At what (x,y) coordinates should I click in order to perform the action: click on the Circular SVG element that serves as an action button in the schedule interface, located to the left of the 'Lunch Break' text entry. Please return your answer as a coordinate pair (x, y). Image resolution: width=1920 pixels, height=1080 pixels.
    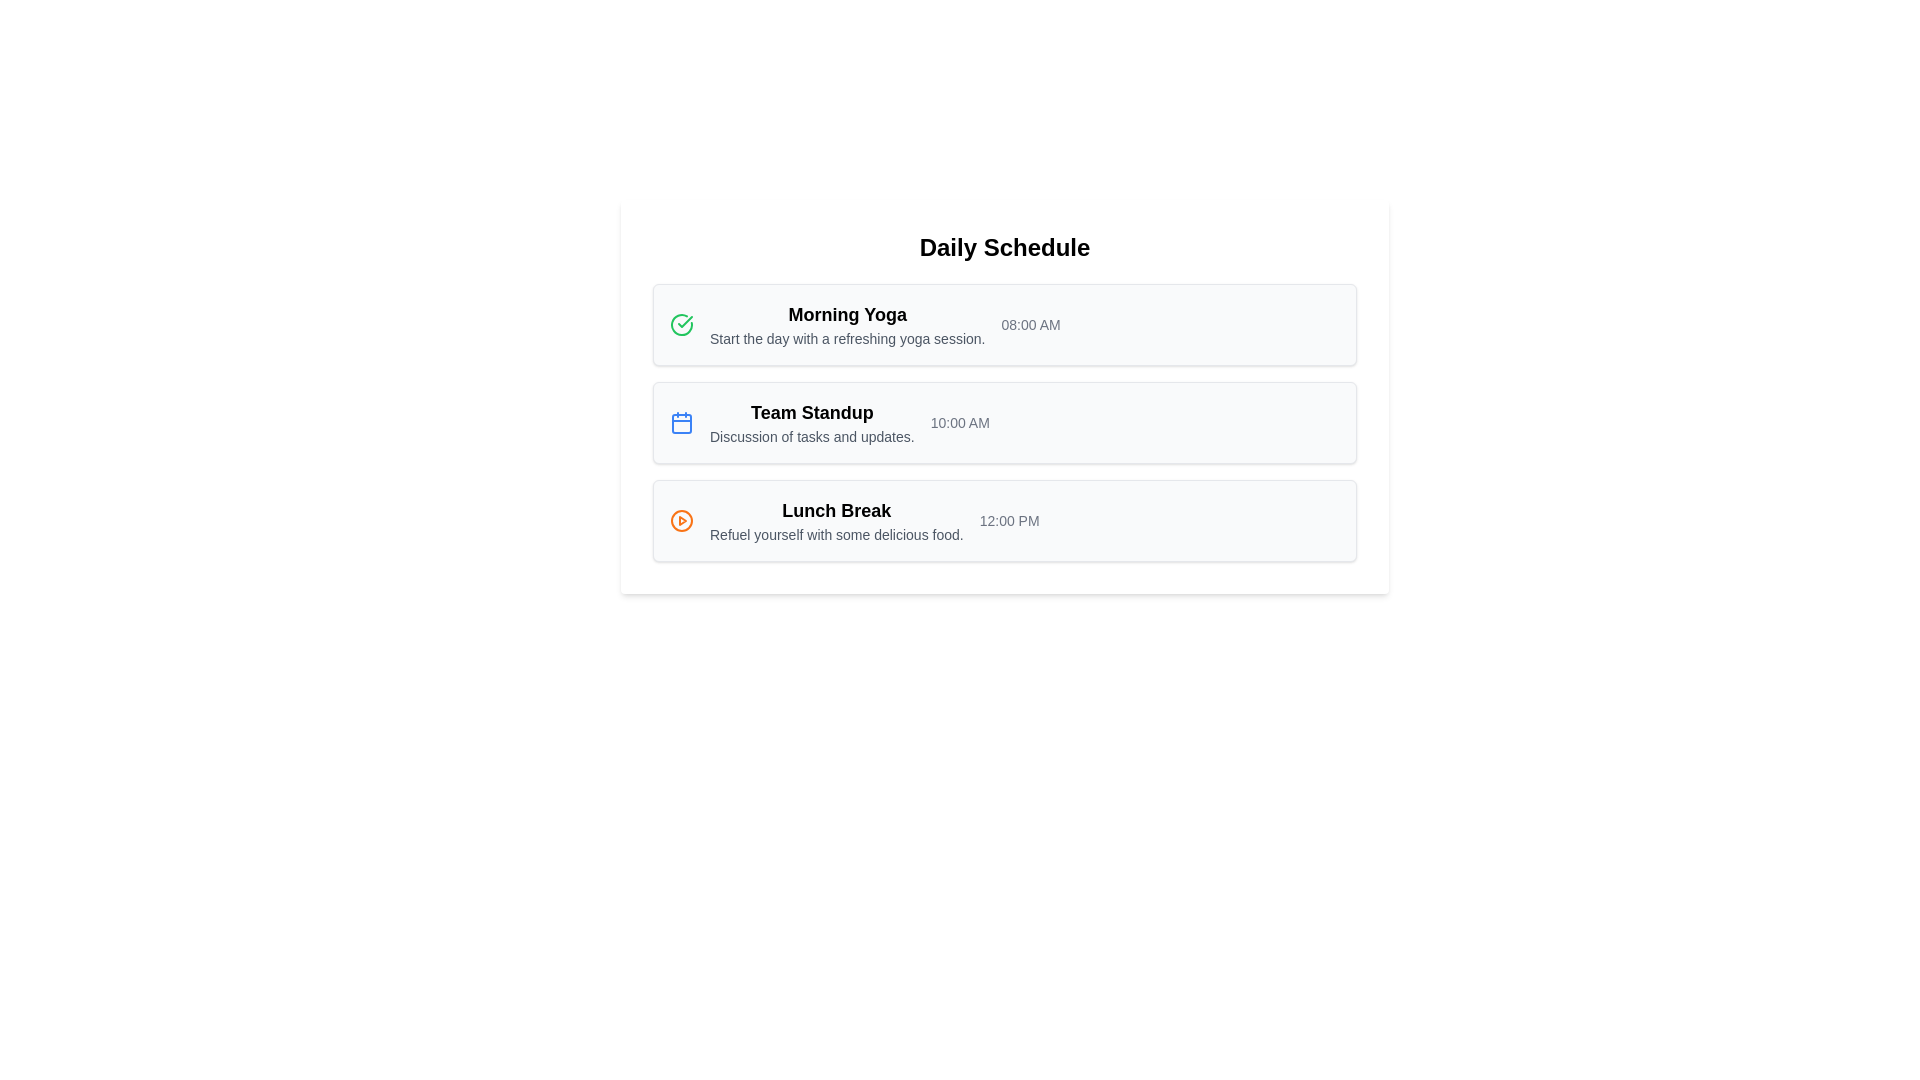
    Looking at the image, I should click on (681, 519).